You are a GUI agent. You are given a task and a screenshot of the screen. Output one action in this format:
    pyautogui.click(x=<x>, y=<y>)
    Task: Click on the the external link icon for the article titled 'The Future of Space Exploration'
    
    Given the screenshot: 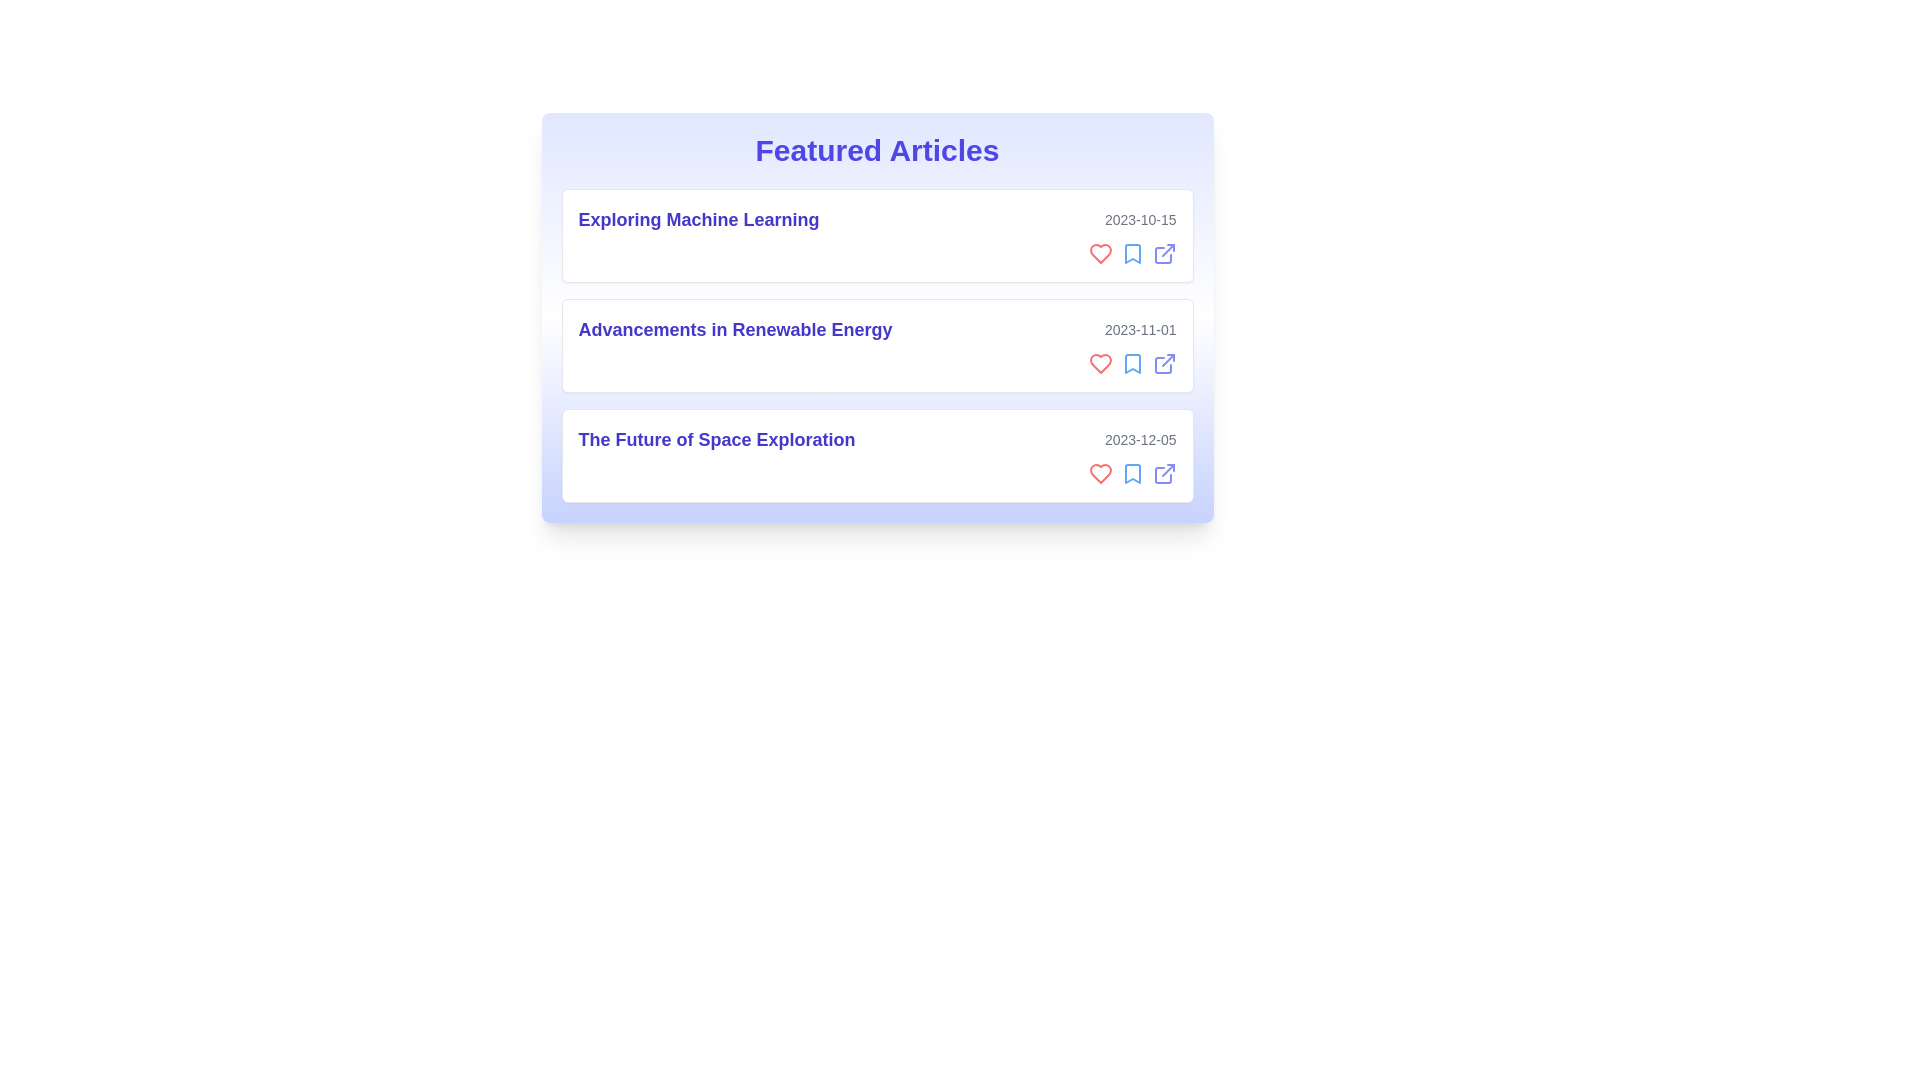 What is the action you would take?
    pyautogui.click(x=1164, y=474)
    